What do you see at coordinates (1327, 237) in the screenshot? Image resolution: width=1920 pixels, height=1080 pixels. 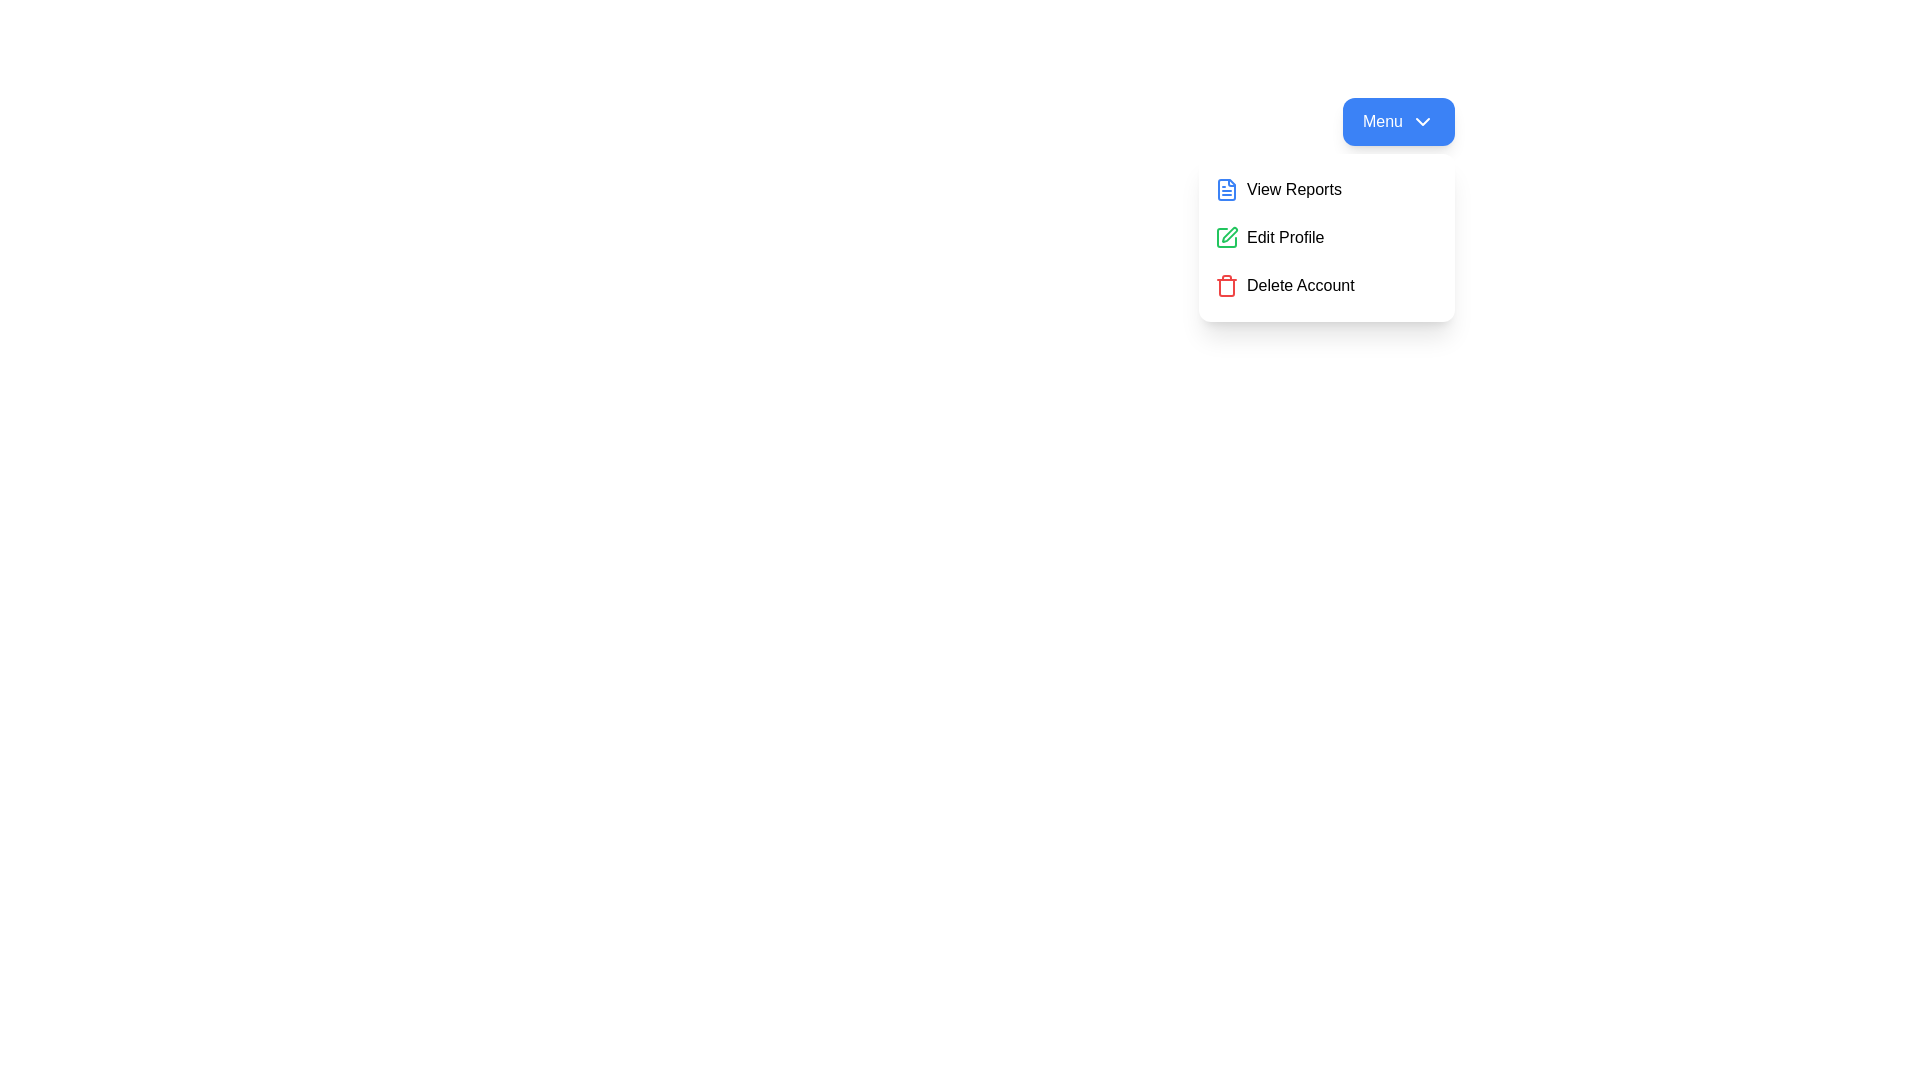 I see `the menu option Edit Profile to highlight it` at bounding box center [1327, 237].